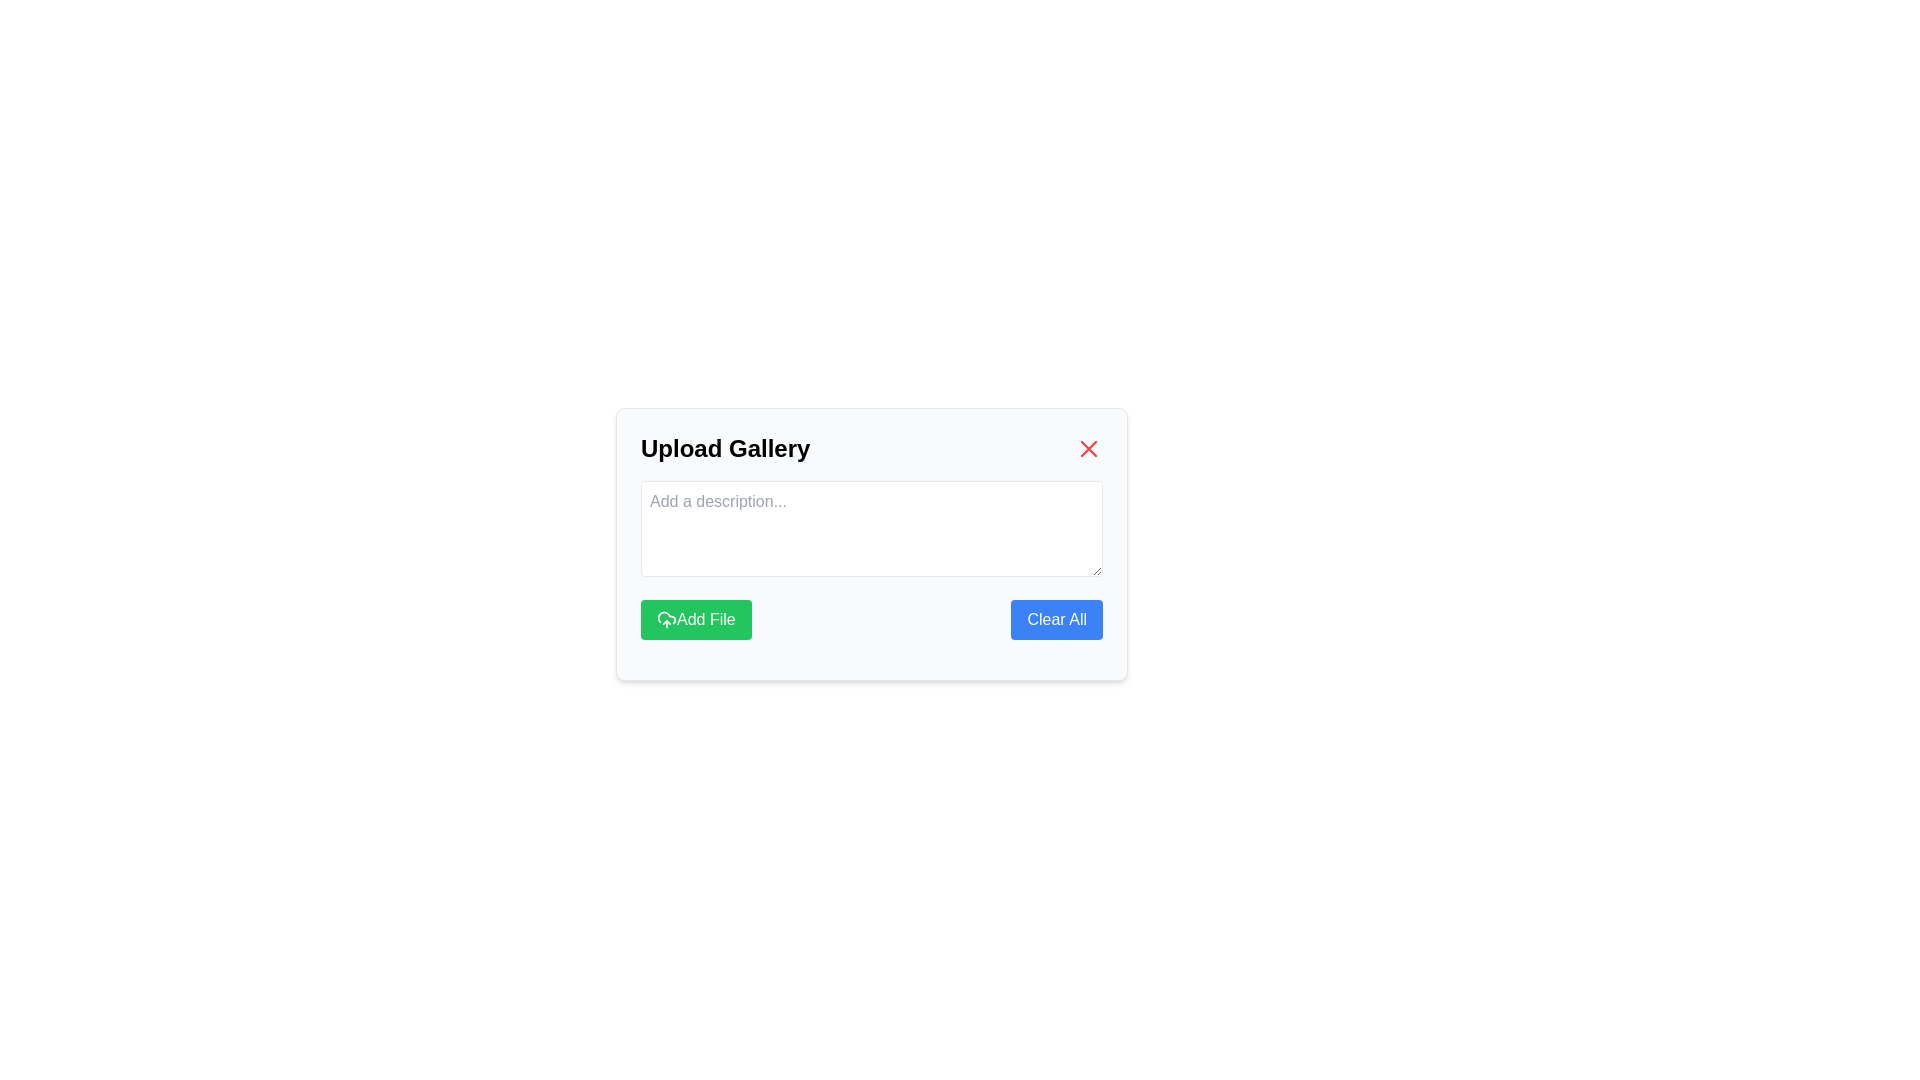  I want to click on the clear/reset button located in the bottom-right corner of the modal to observe its hover effect, so click(1056, 619).